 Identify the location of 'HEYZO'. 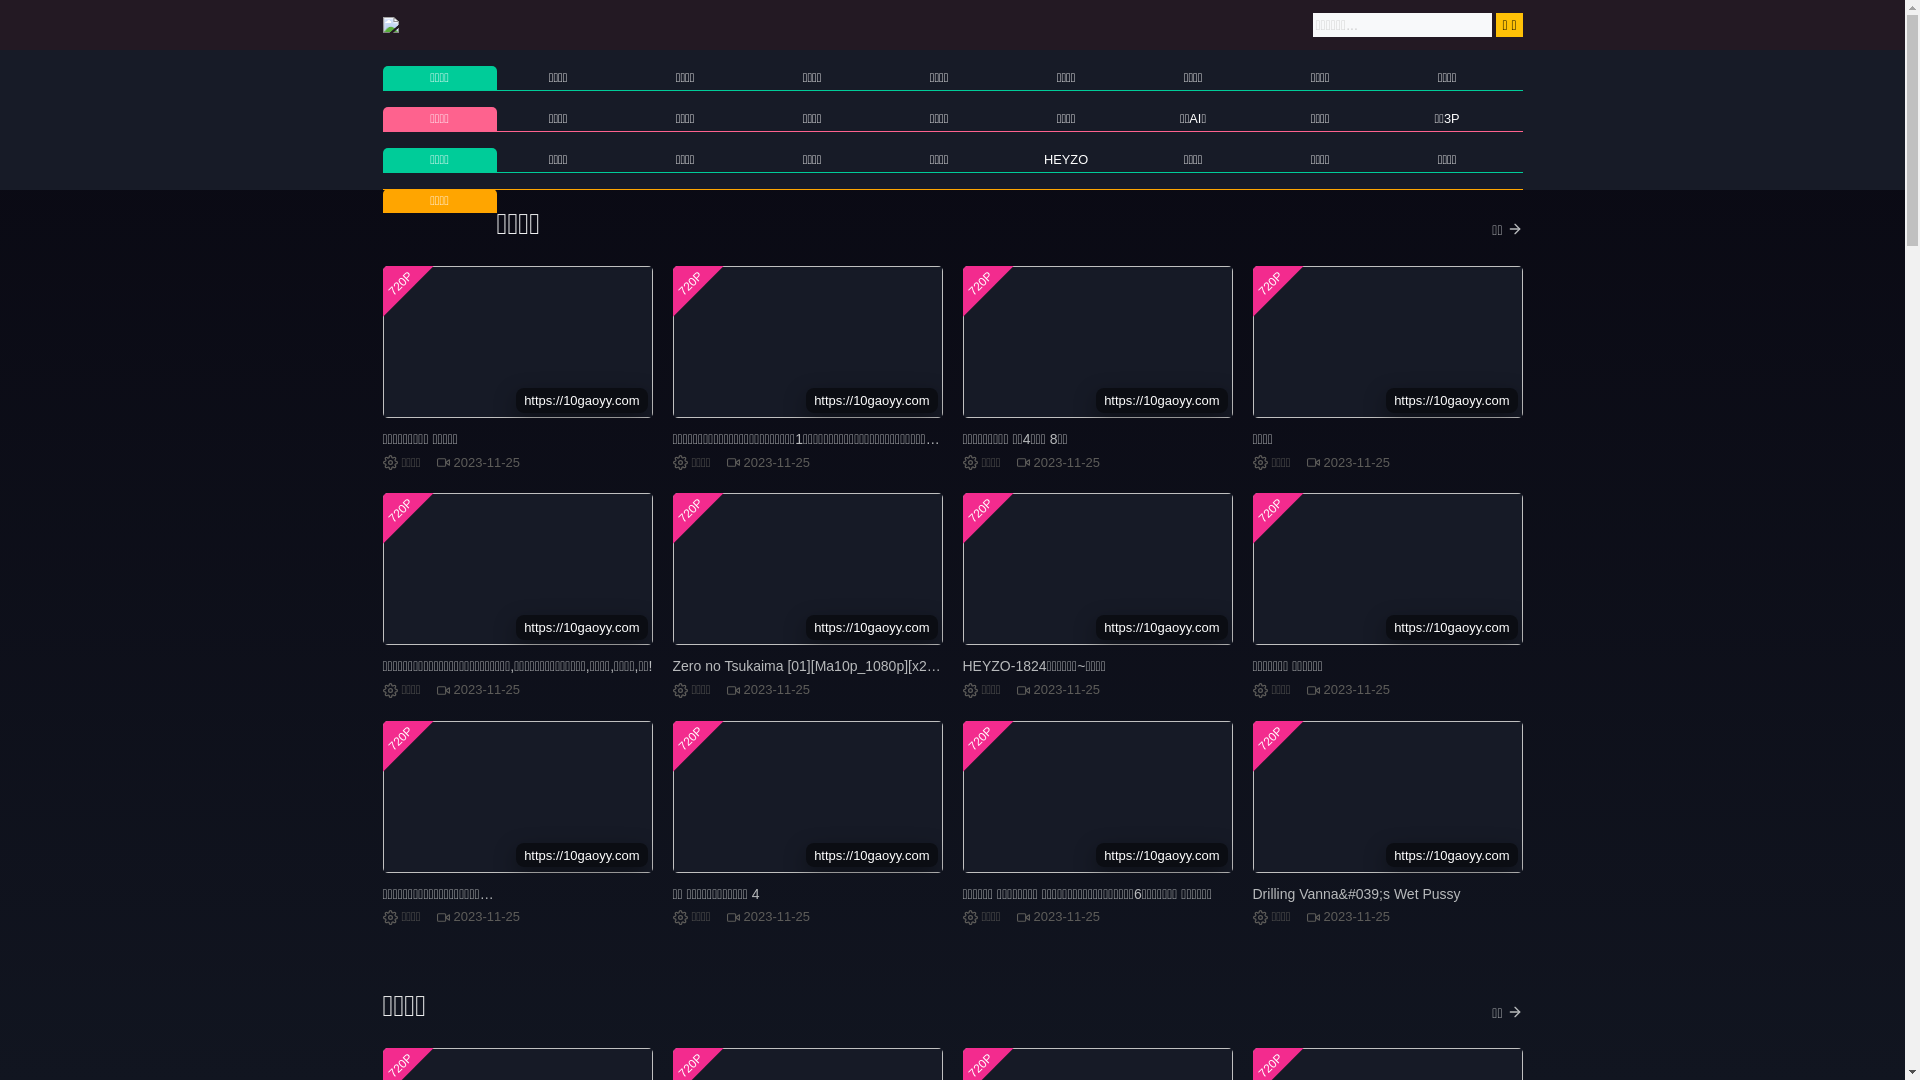
(1064, 158).